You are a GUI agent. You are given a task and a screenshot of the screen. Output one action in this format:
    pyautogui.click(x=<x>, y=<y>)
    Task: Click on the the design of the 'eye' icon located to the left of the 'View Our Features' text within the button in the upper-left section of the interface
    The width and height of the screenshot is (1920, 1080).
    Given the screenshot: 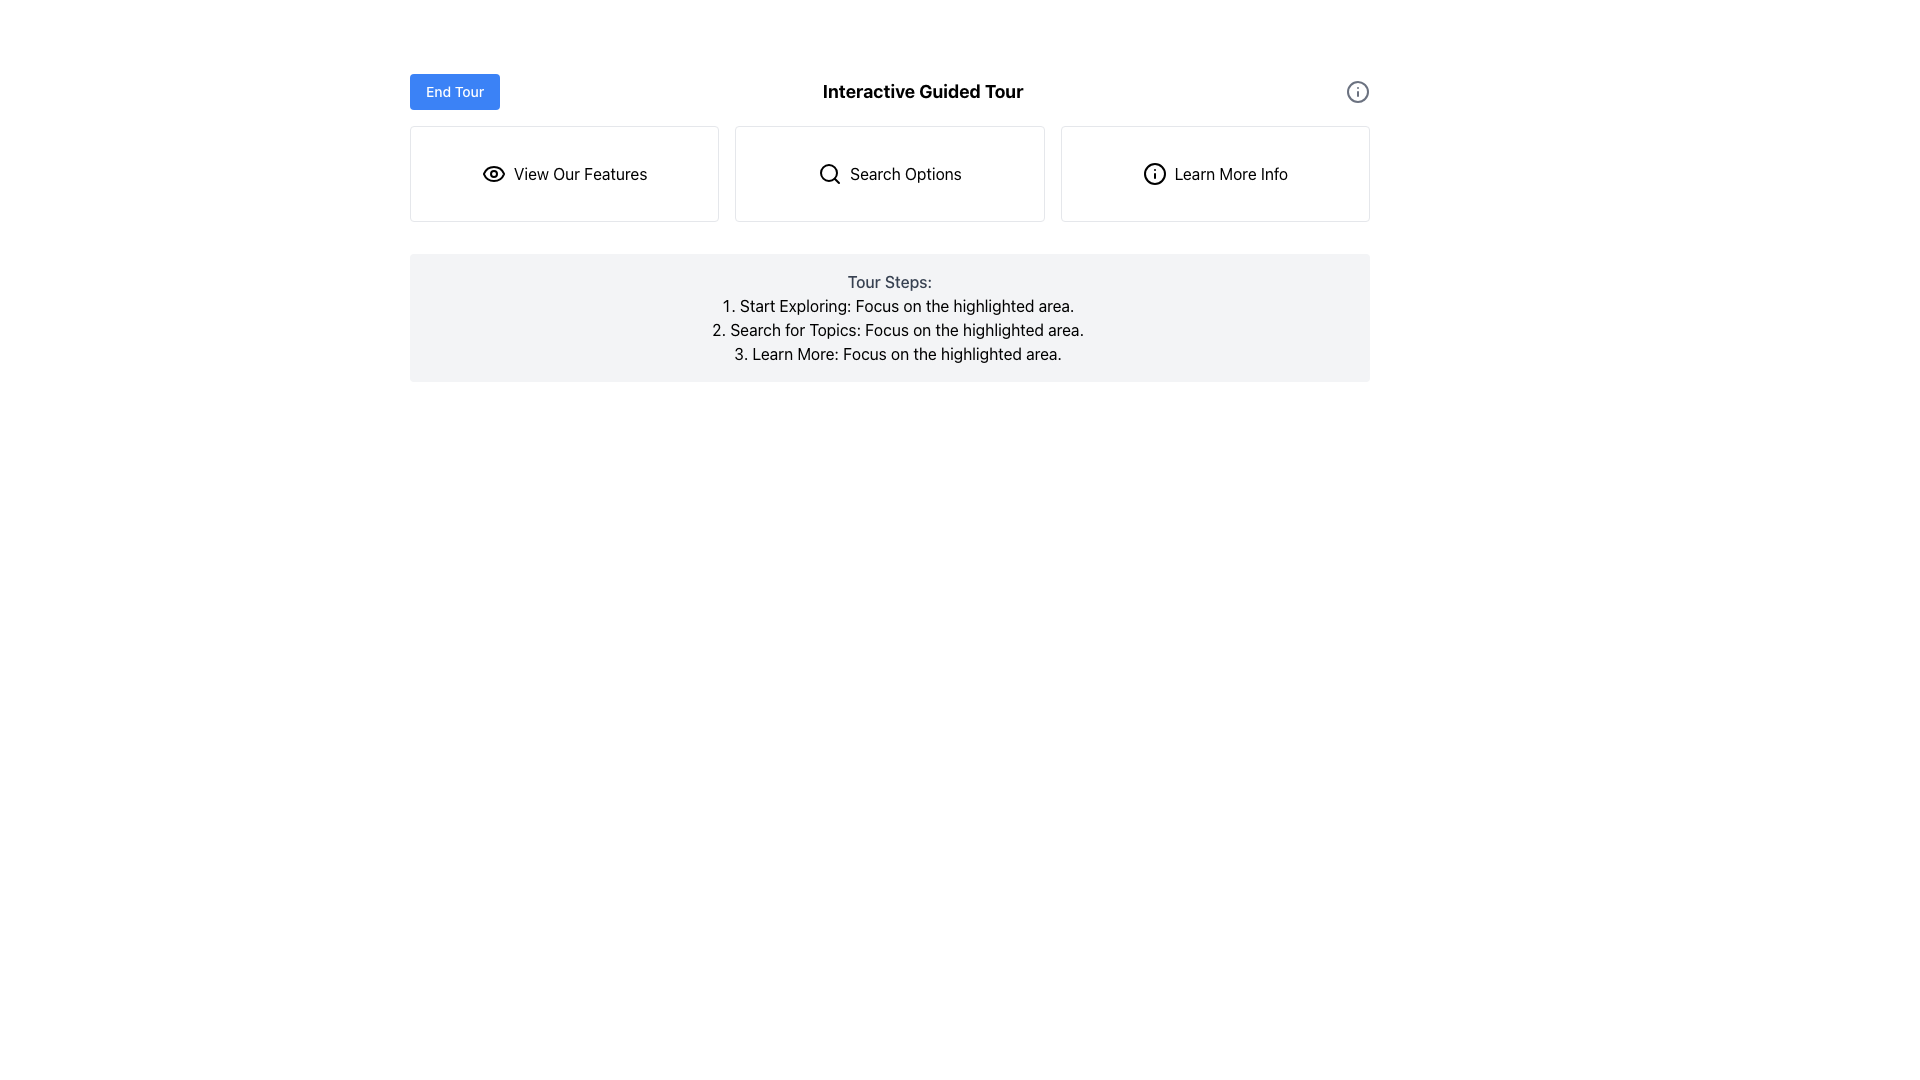 What is the action you would take?
    pyautogui.click(x=494, y=172)
    